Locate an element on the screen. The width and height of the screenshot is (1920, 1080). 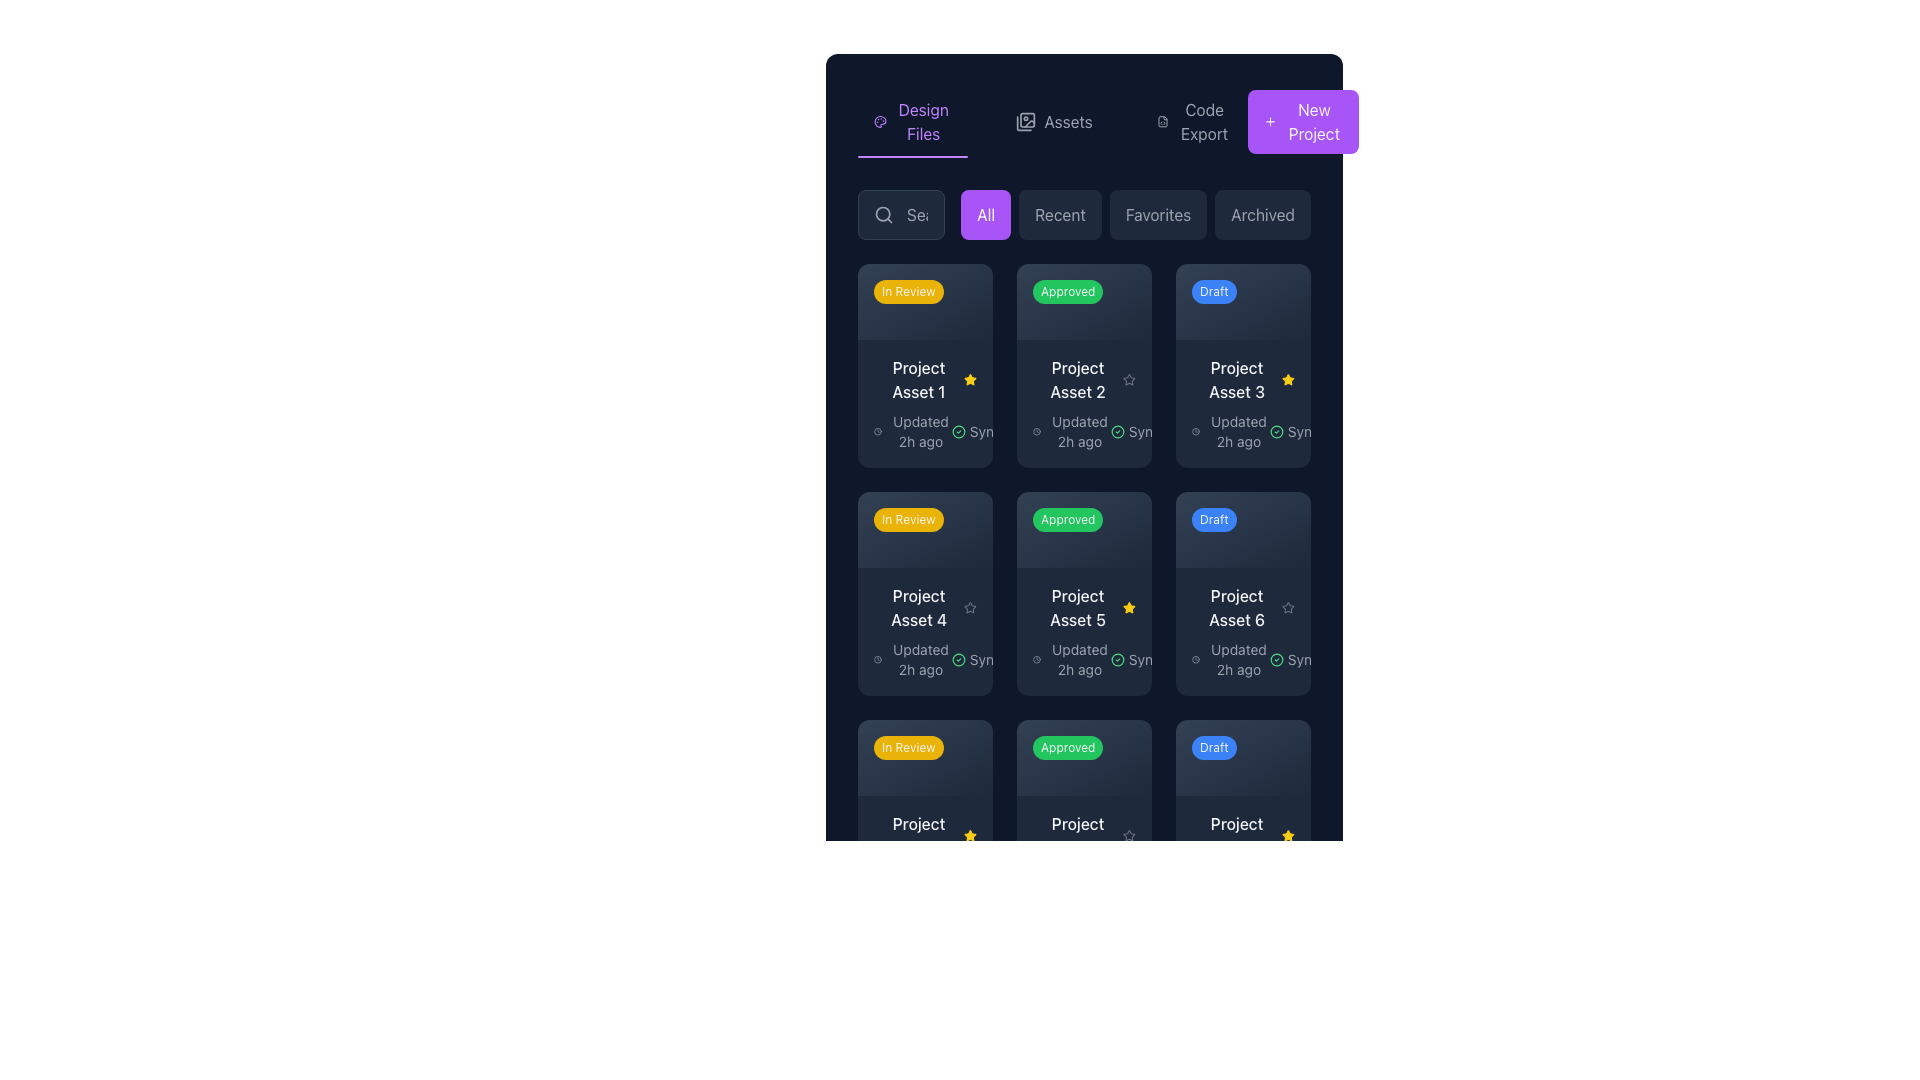
the card with a dark blue background labeled 'In Review' and containing the text 'Project Asset 7' to perform the default action is located at coordinates (924, 821).